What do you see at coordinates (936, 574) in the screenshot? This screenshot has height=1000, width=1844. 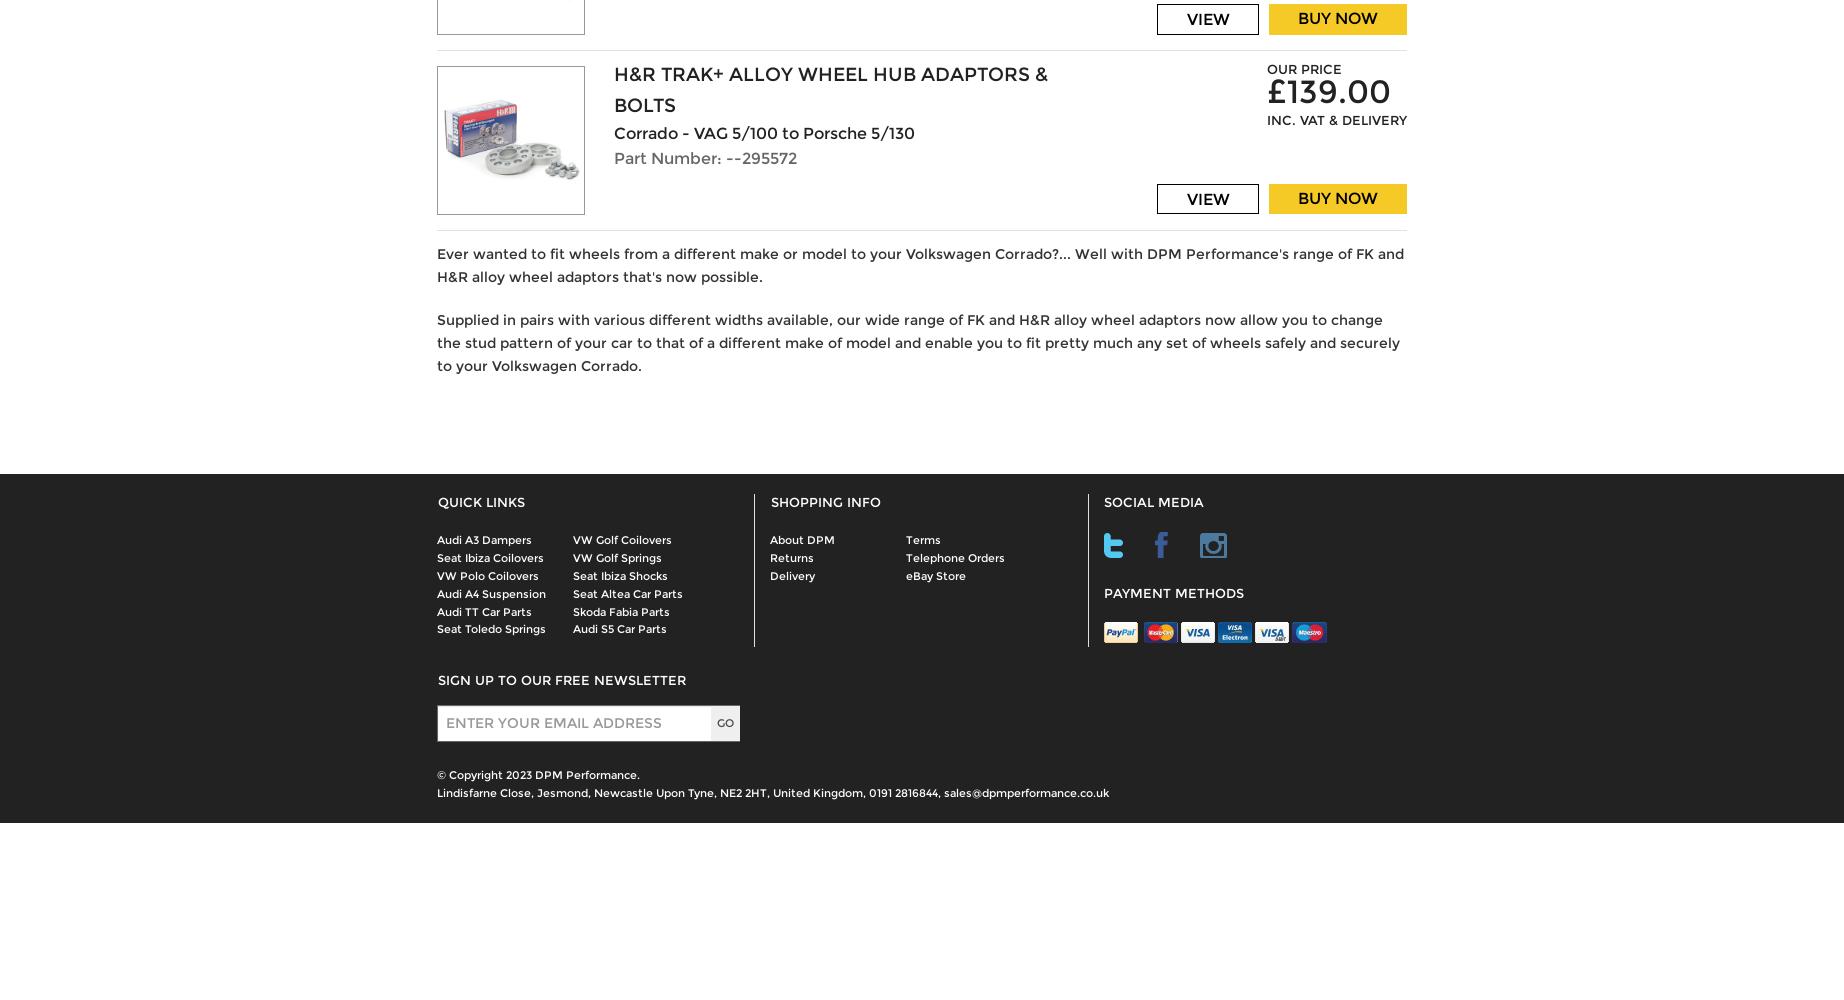 I see `'eBay Store'` at bounding box center [936, 574].